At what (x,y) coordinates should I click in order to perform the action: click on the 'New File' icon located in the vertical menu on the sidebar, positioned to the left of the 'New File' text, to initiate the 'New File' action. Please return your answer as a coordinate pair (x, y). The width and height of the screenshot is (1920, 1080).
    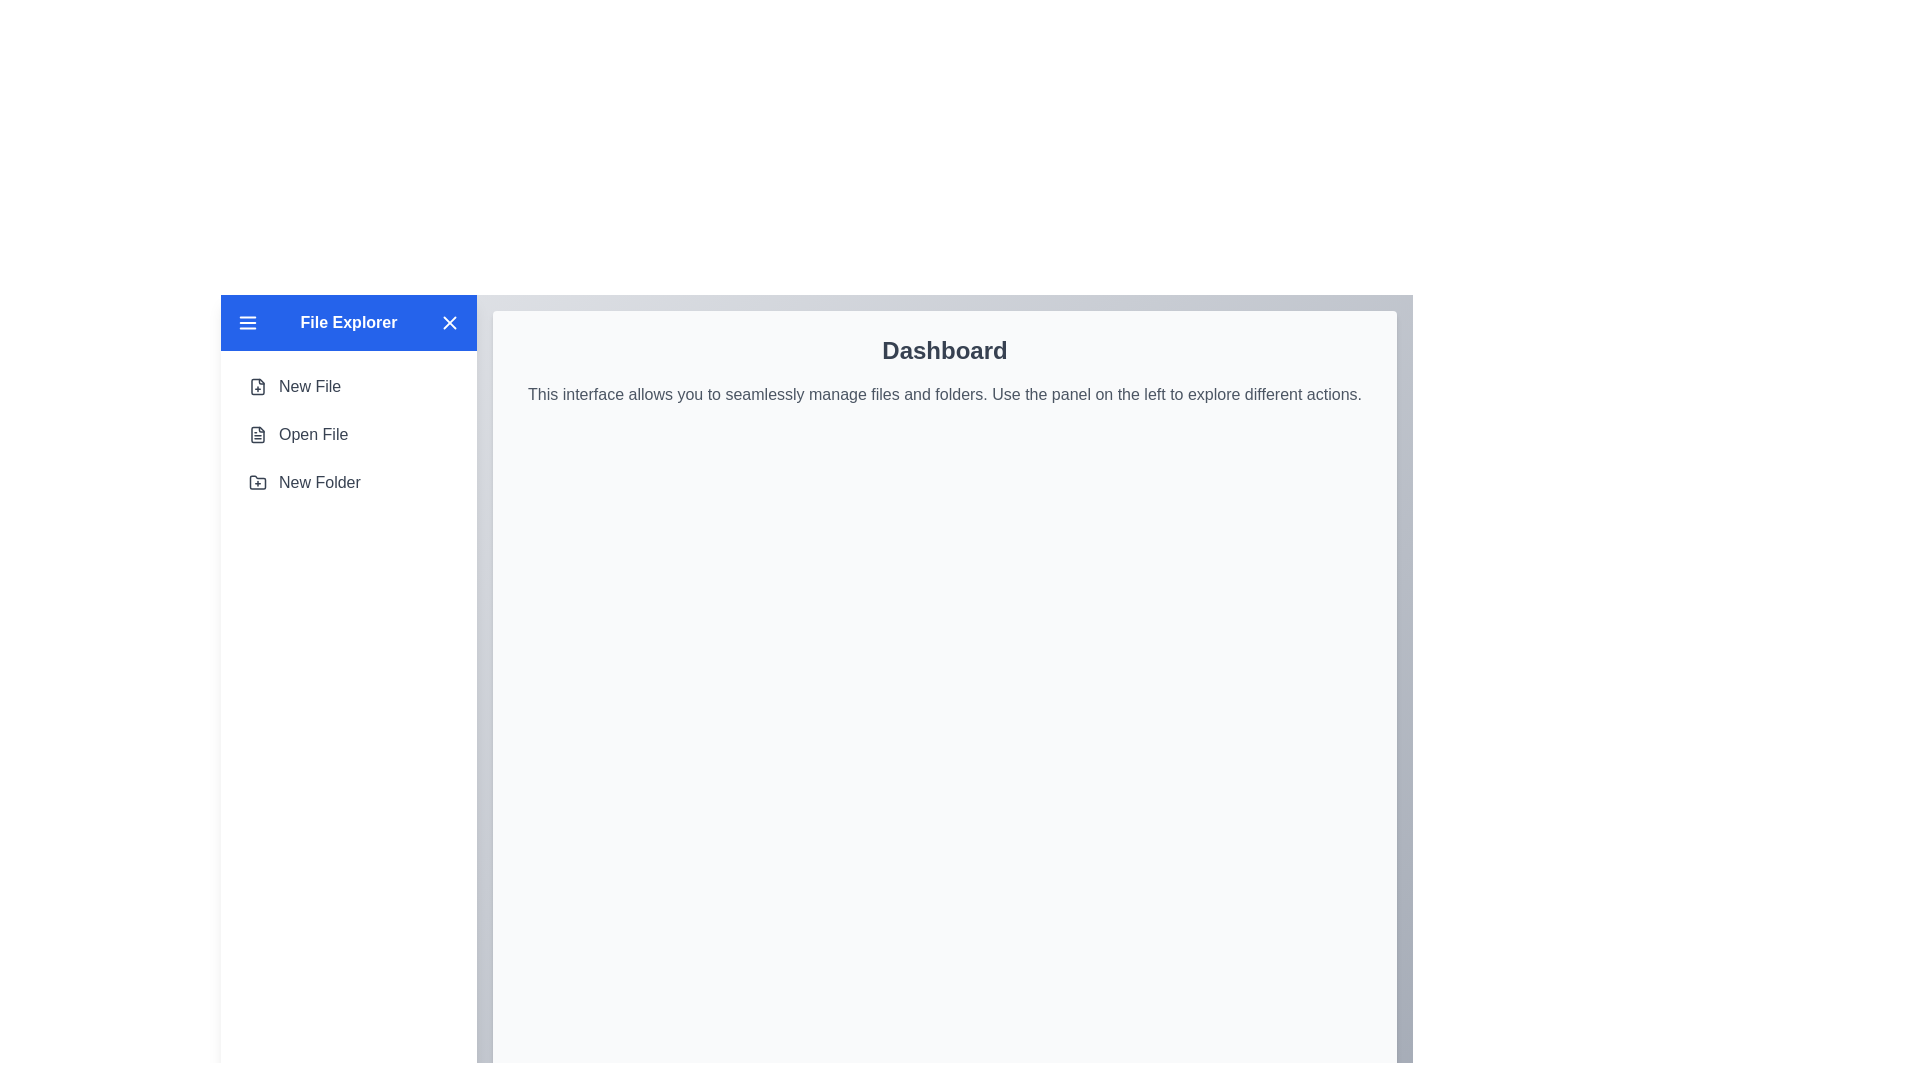
    Looking at the image, I should click on (257, 386).